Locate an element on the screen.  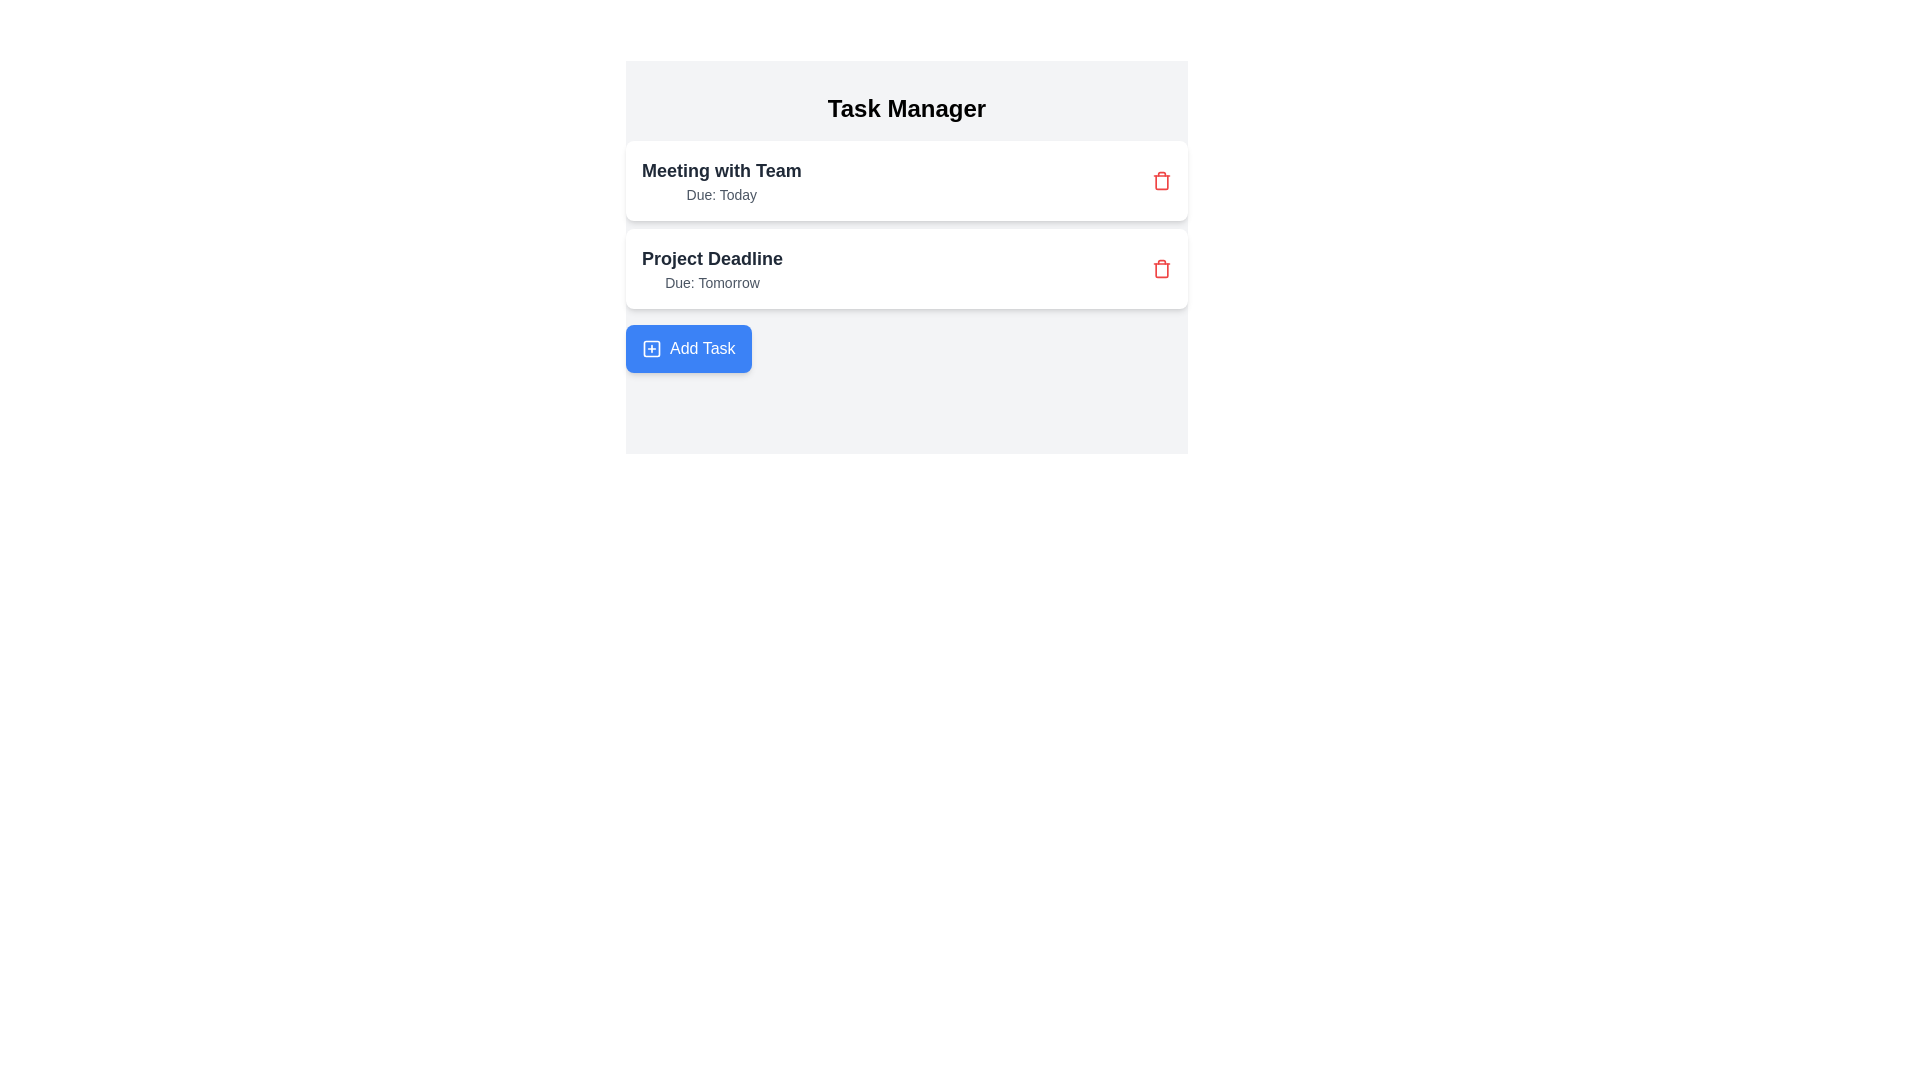
the icon associated with adding a new task located at the leftmost side of the blue 'Add Task' button is located at coordinates (652, 347).